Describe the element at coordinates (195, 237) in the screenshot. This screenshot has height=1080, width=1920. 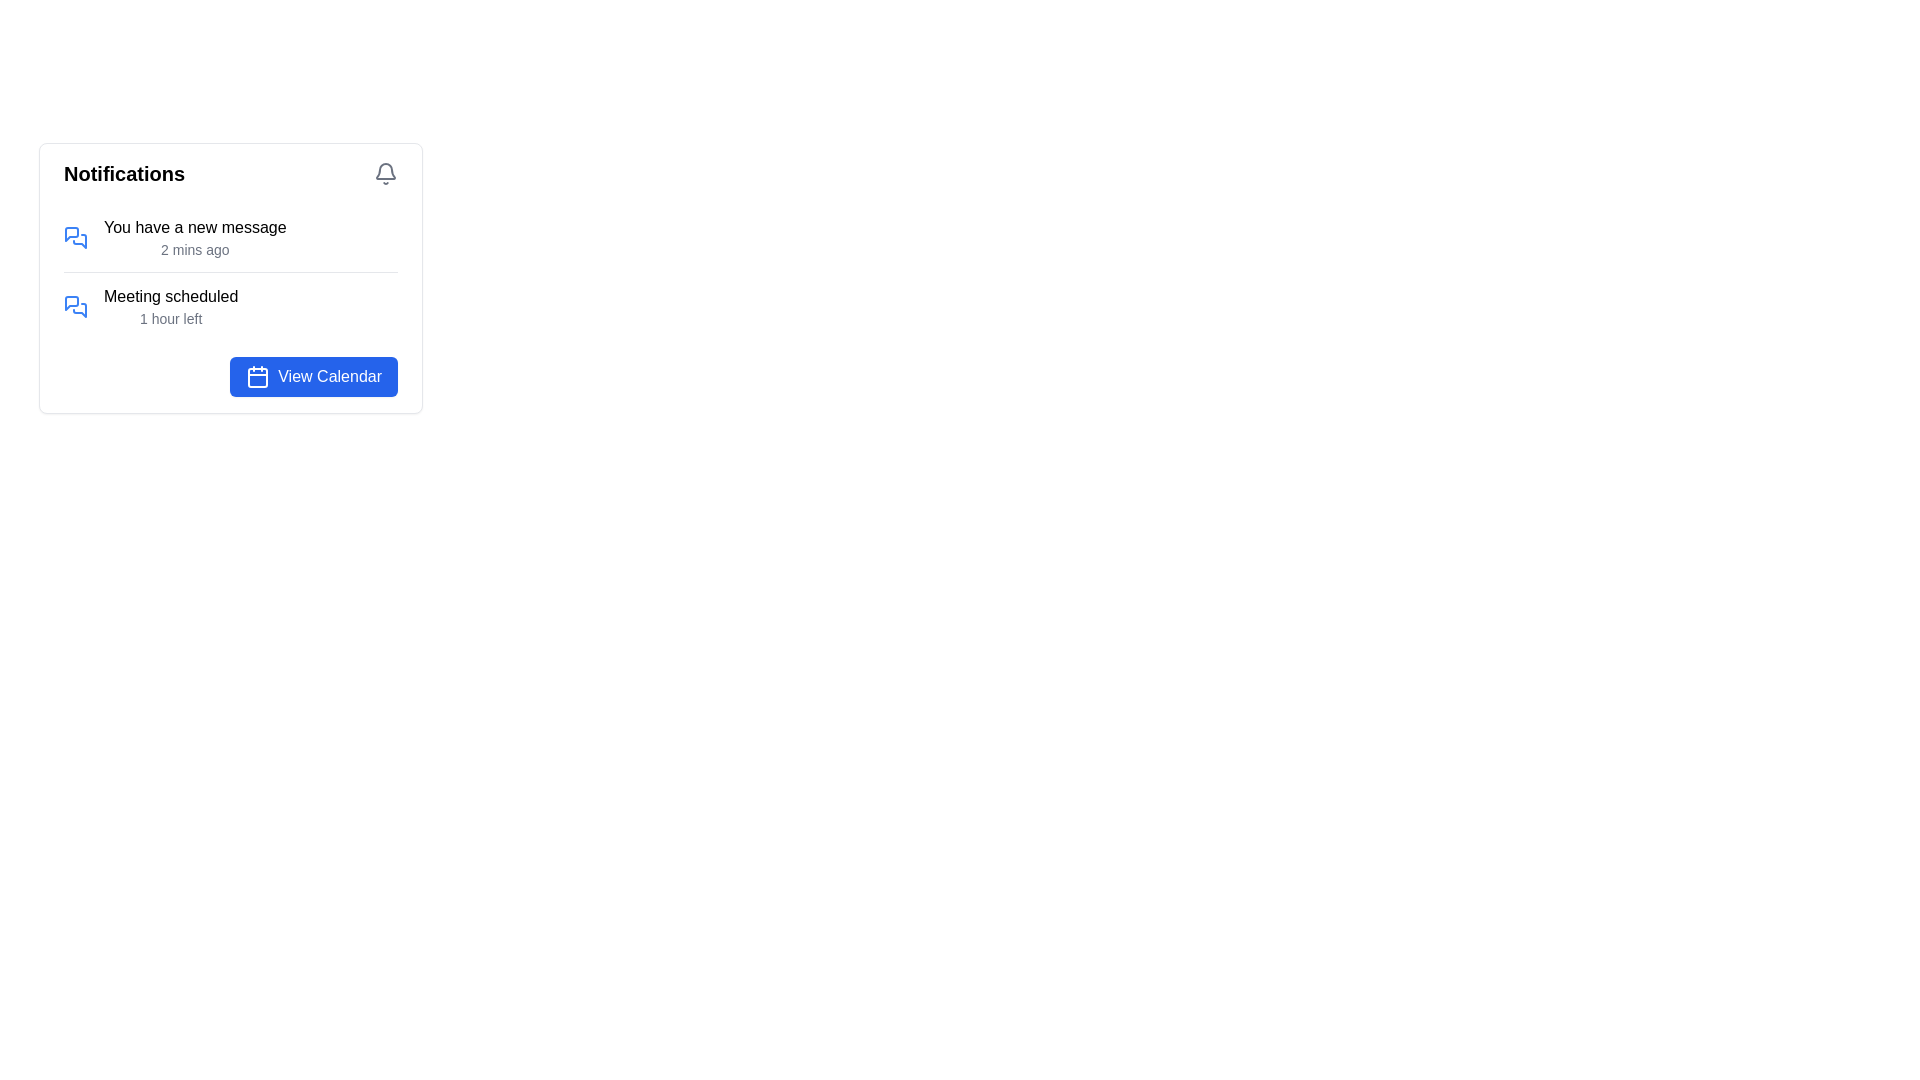
I see `notification content displayed as 'You have a new message' followed by '2 mins ago' within the Notifications panel` at that location.